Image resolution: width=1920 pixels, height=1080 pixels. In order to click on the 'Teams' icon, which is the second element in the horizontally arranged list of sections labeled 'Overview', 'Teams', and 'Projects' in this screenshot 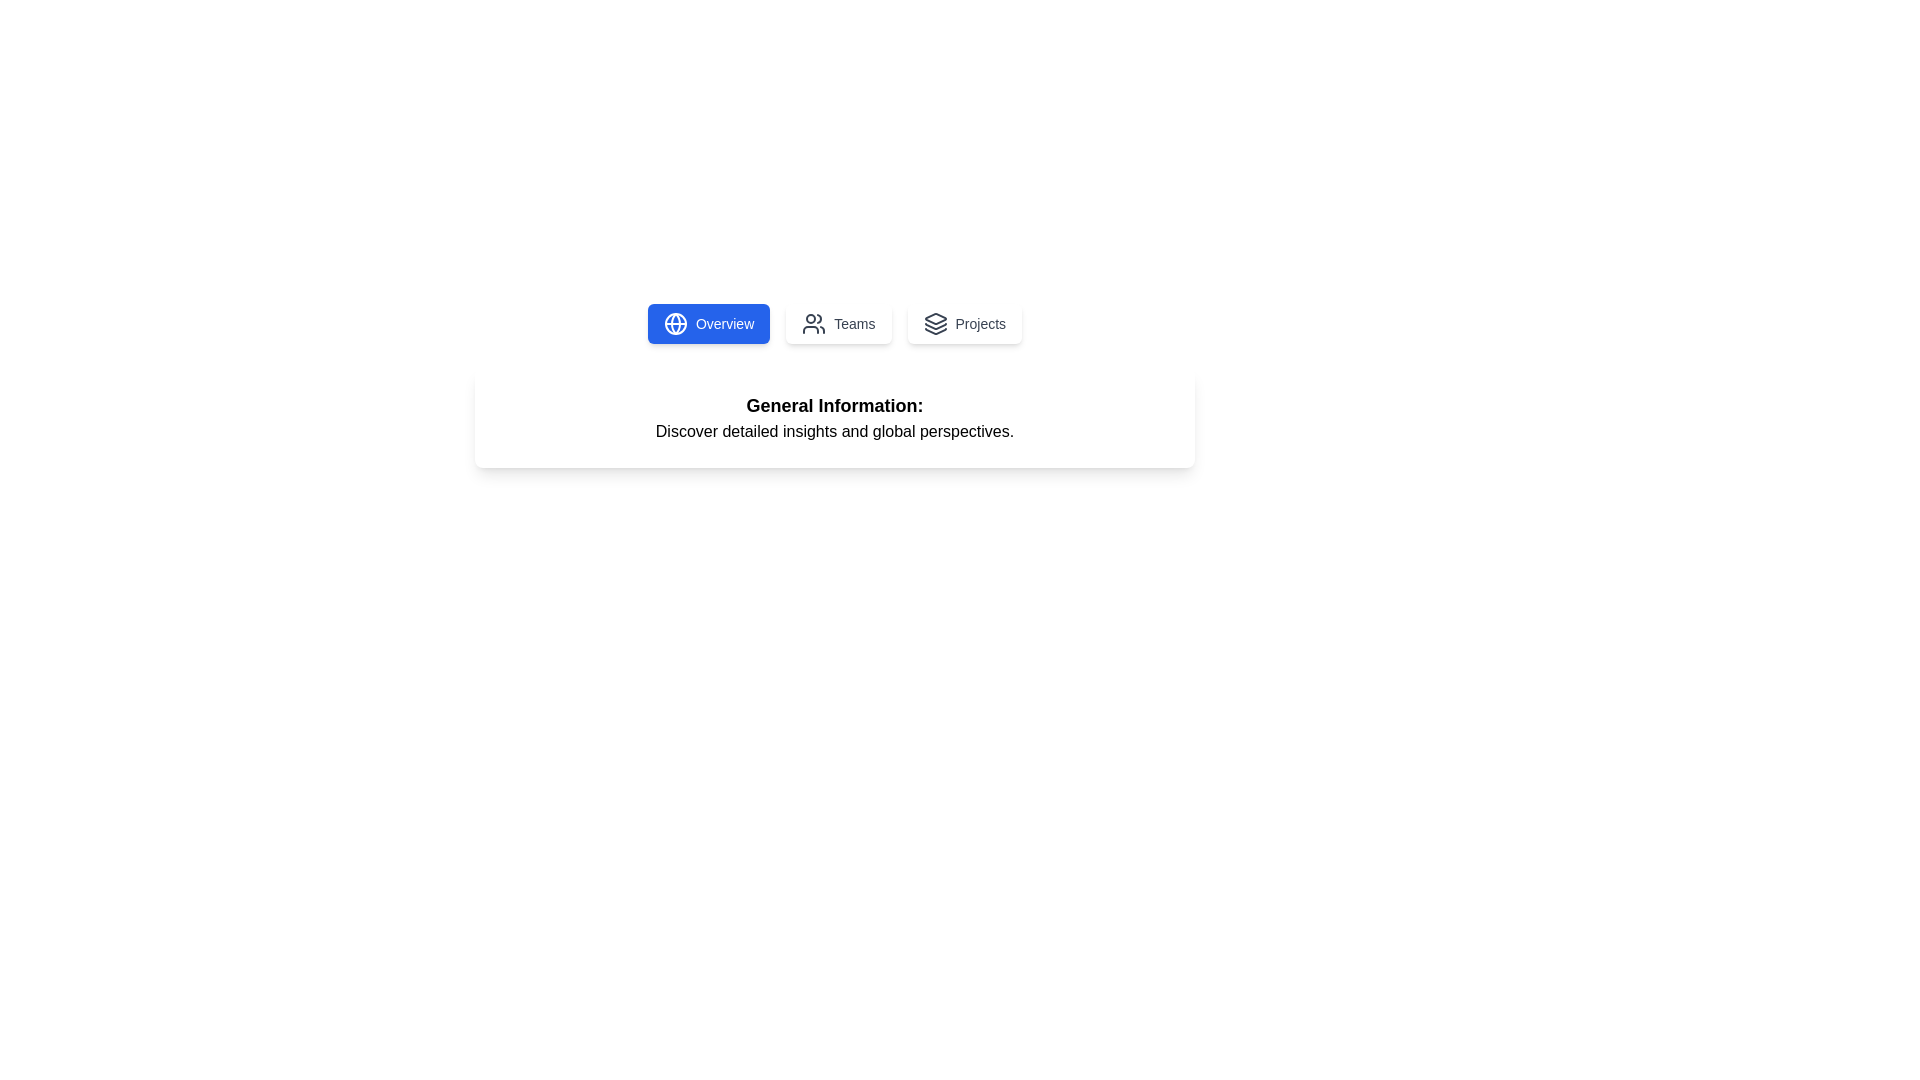, I will do `click(814, 323)`.